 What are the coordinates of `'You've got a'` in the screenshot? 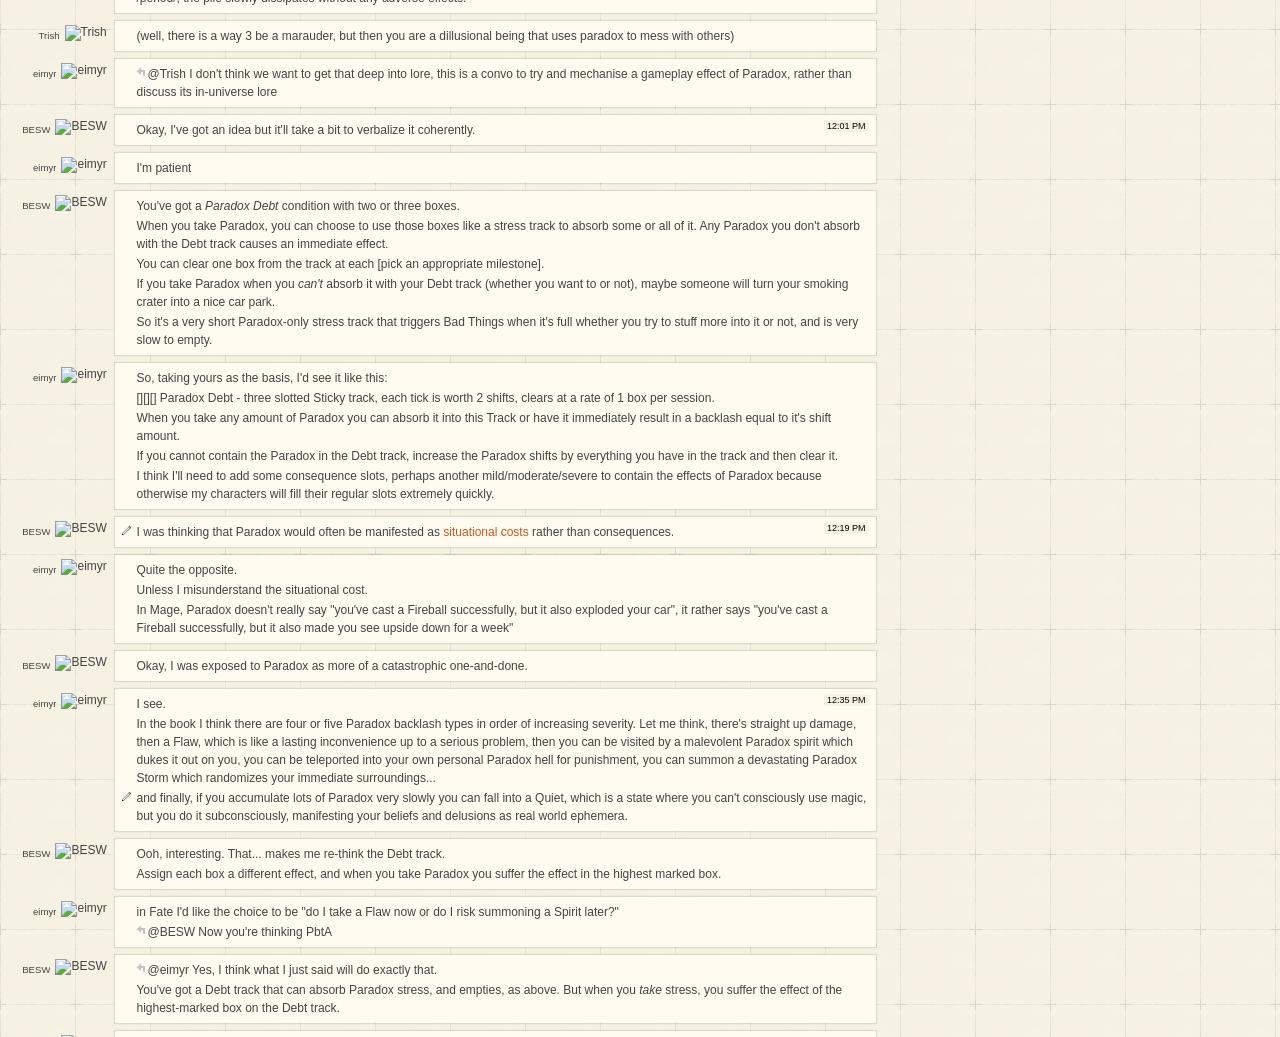 It's located at (170, 204).